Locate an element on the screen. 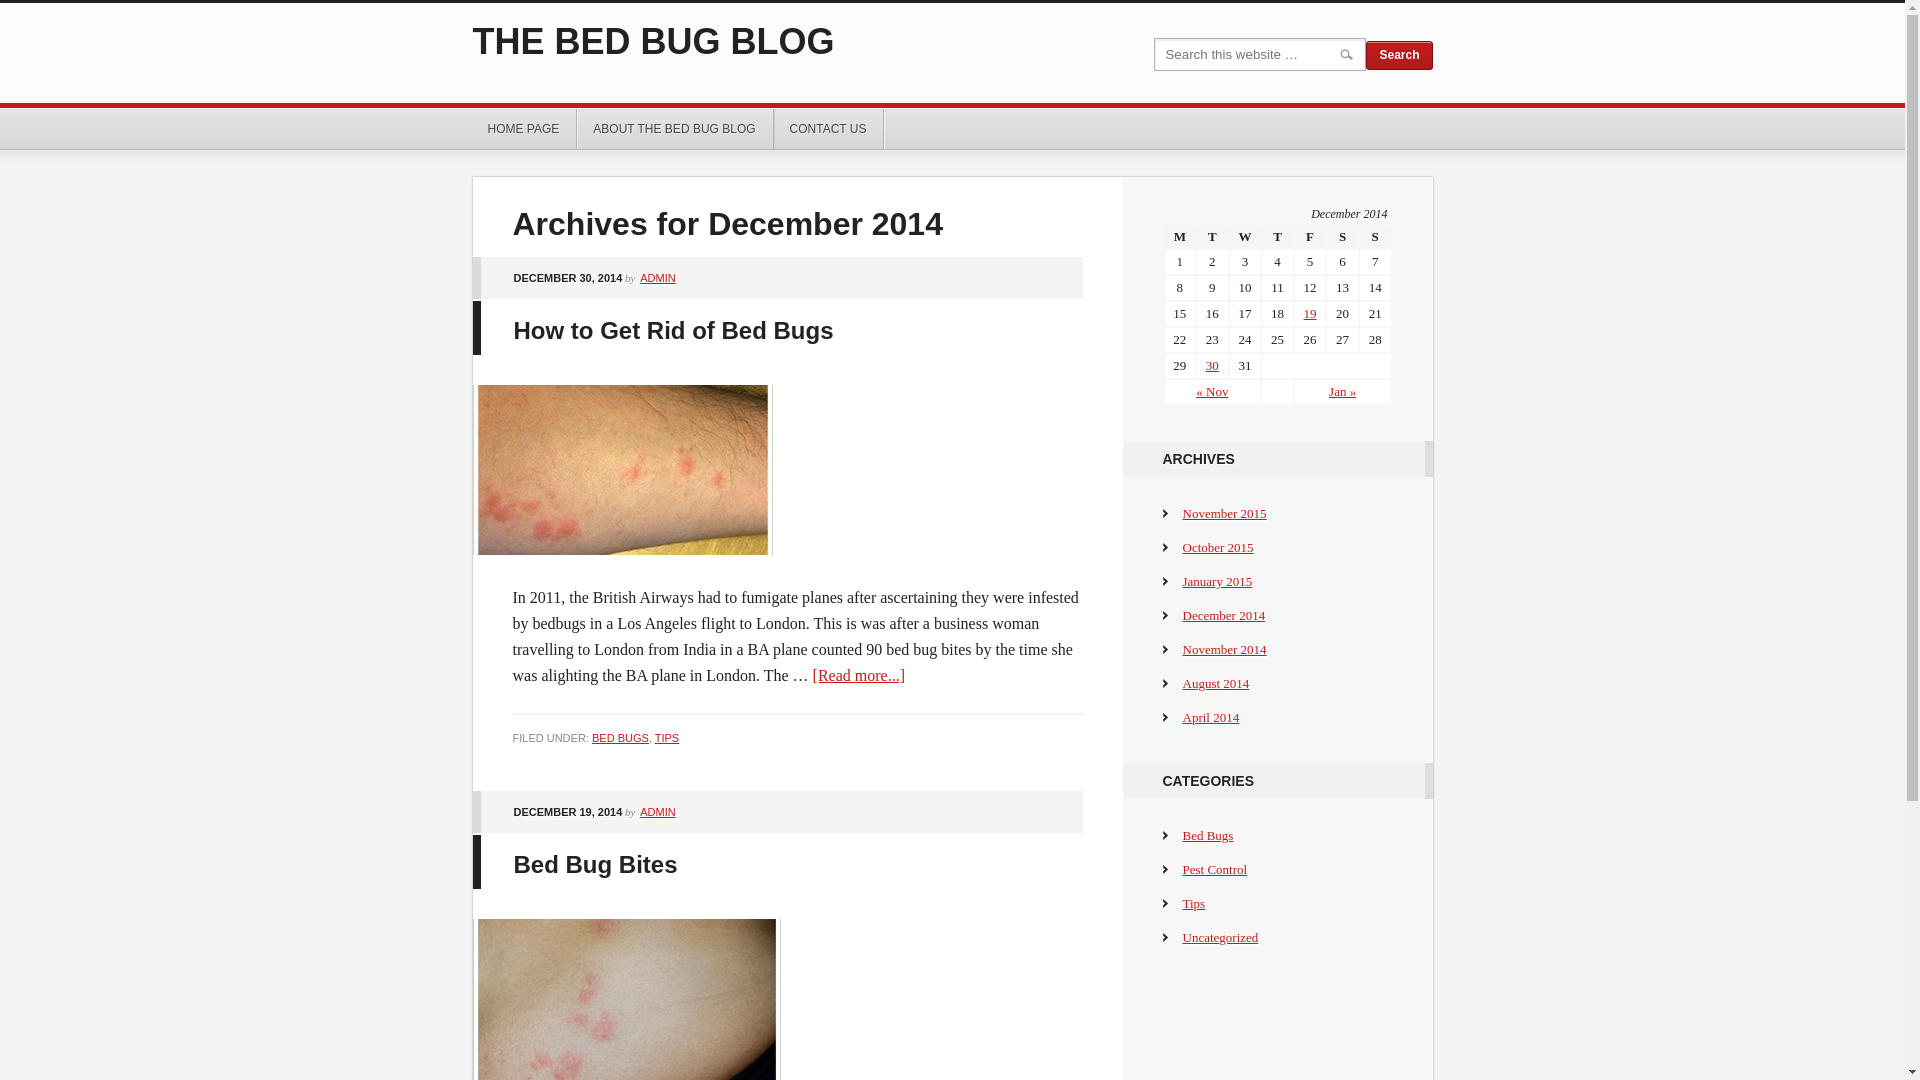  '30' is located at coordinates (1211, 365).